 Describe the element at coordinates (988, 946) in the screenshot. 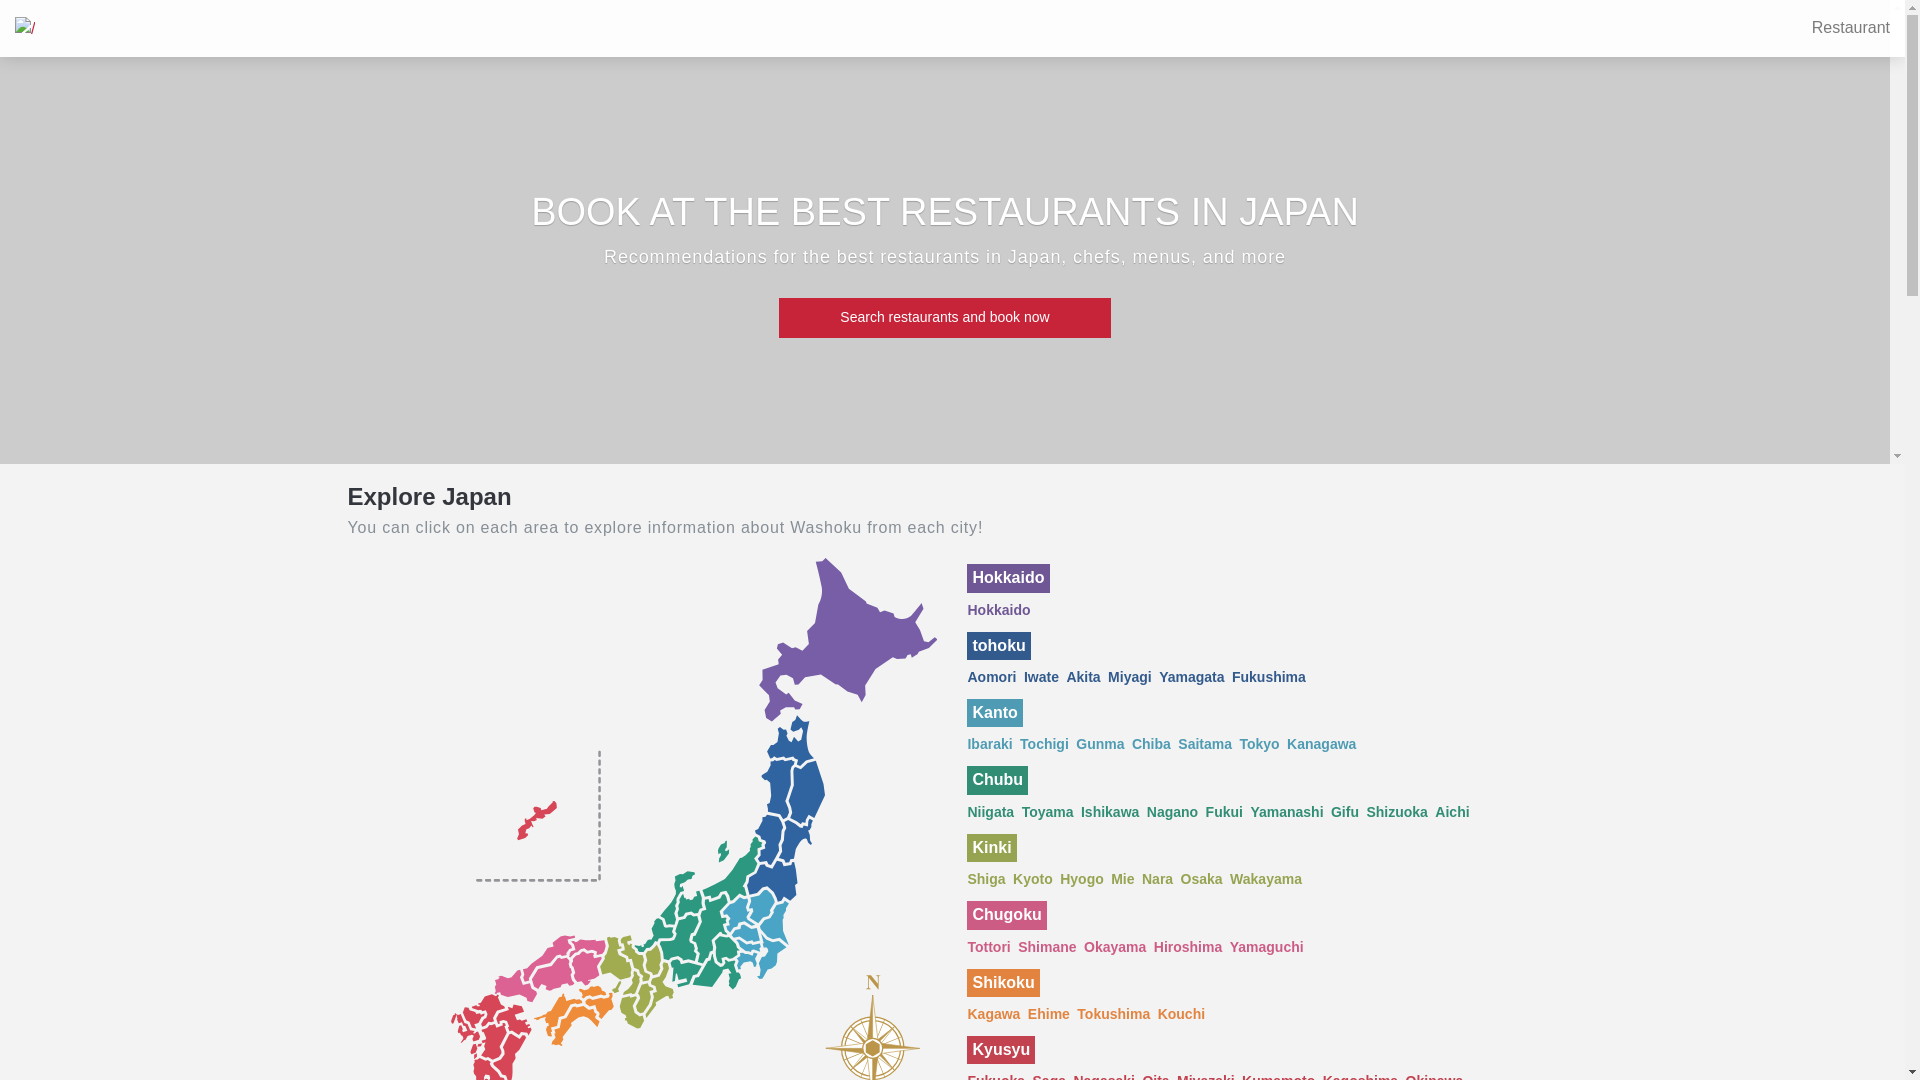

I see `'Tottori'` at that location.